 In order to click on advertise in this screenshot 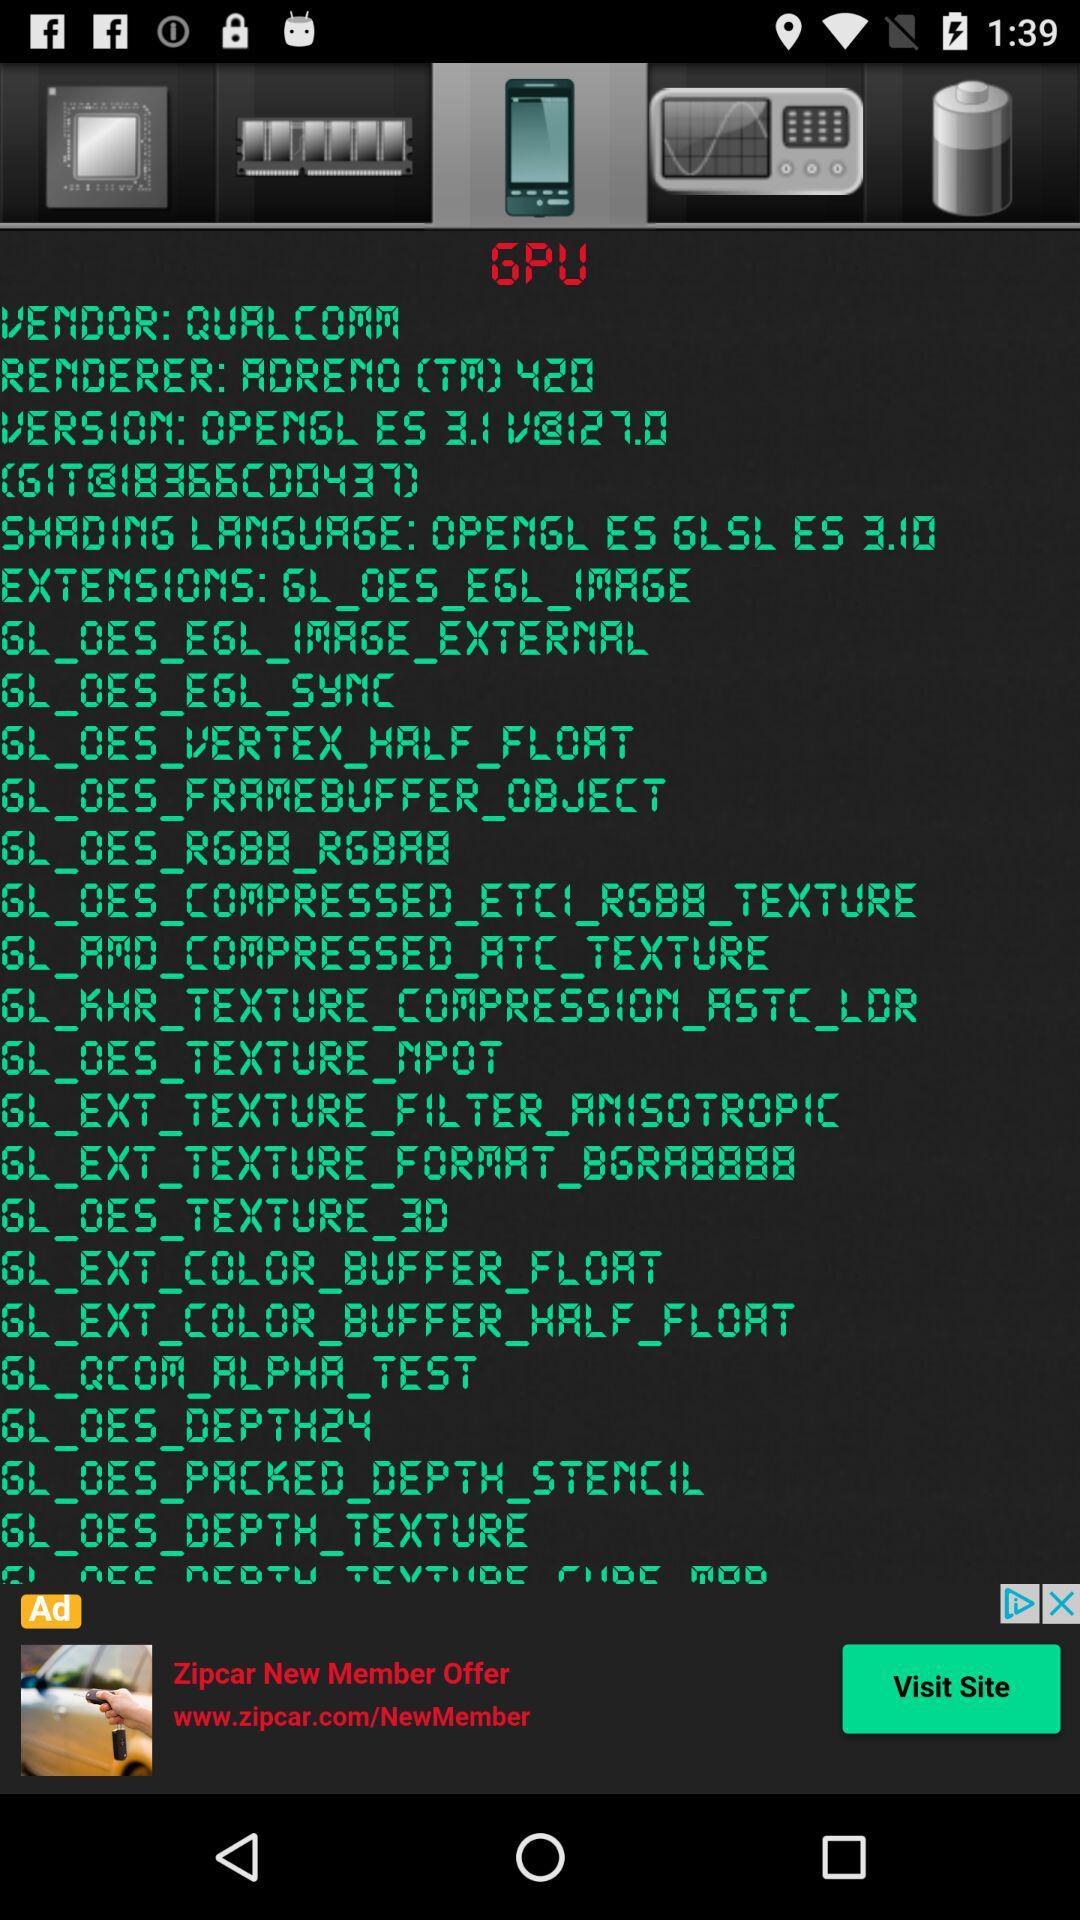, I will do `click(540, 1688)`.